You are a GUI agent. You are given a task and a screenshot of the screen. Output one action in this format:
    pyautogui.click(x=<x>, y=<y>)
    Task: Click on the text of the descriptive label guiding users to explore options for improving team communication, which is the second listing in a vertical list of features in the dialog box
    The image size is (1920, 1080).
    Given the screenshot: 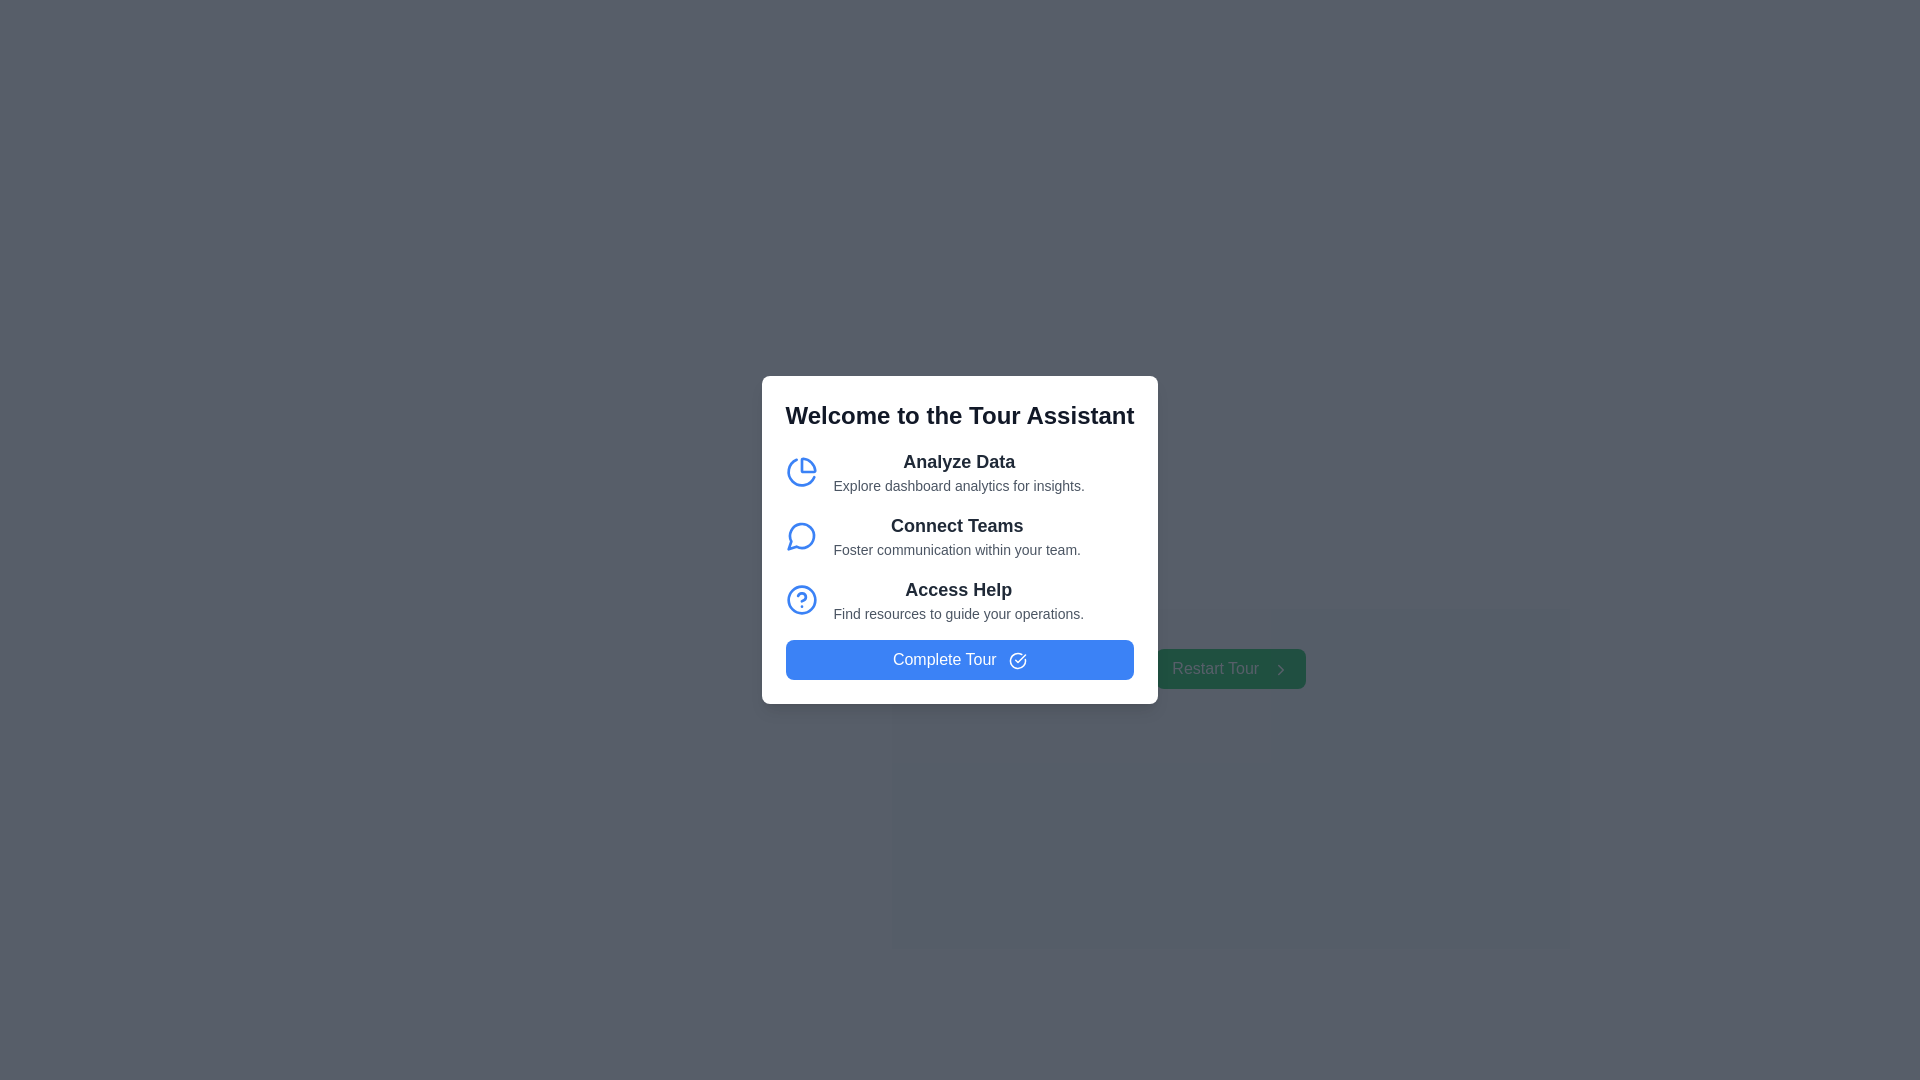 What is the action you would take?
    pyautogui.click(x=956, y=535)
    